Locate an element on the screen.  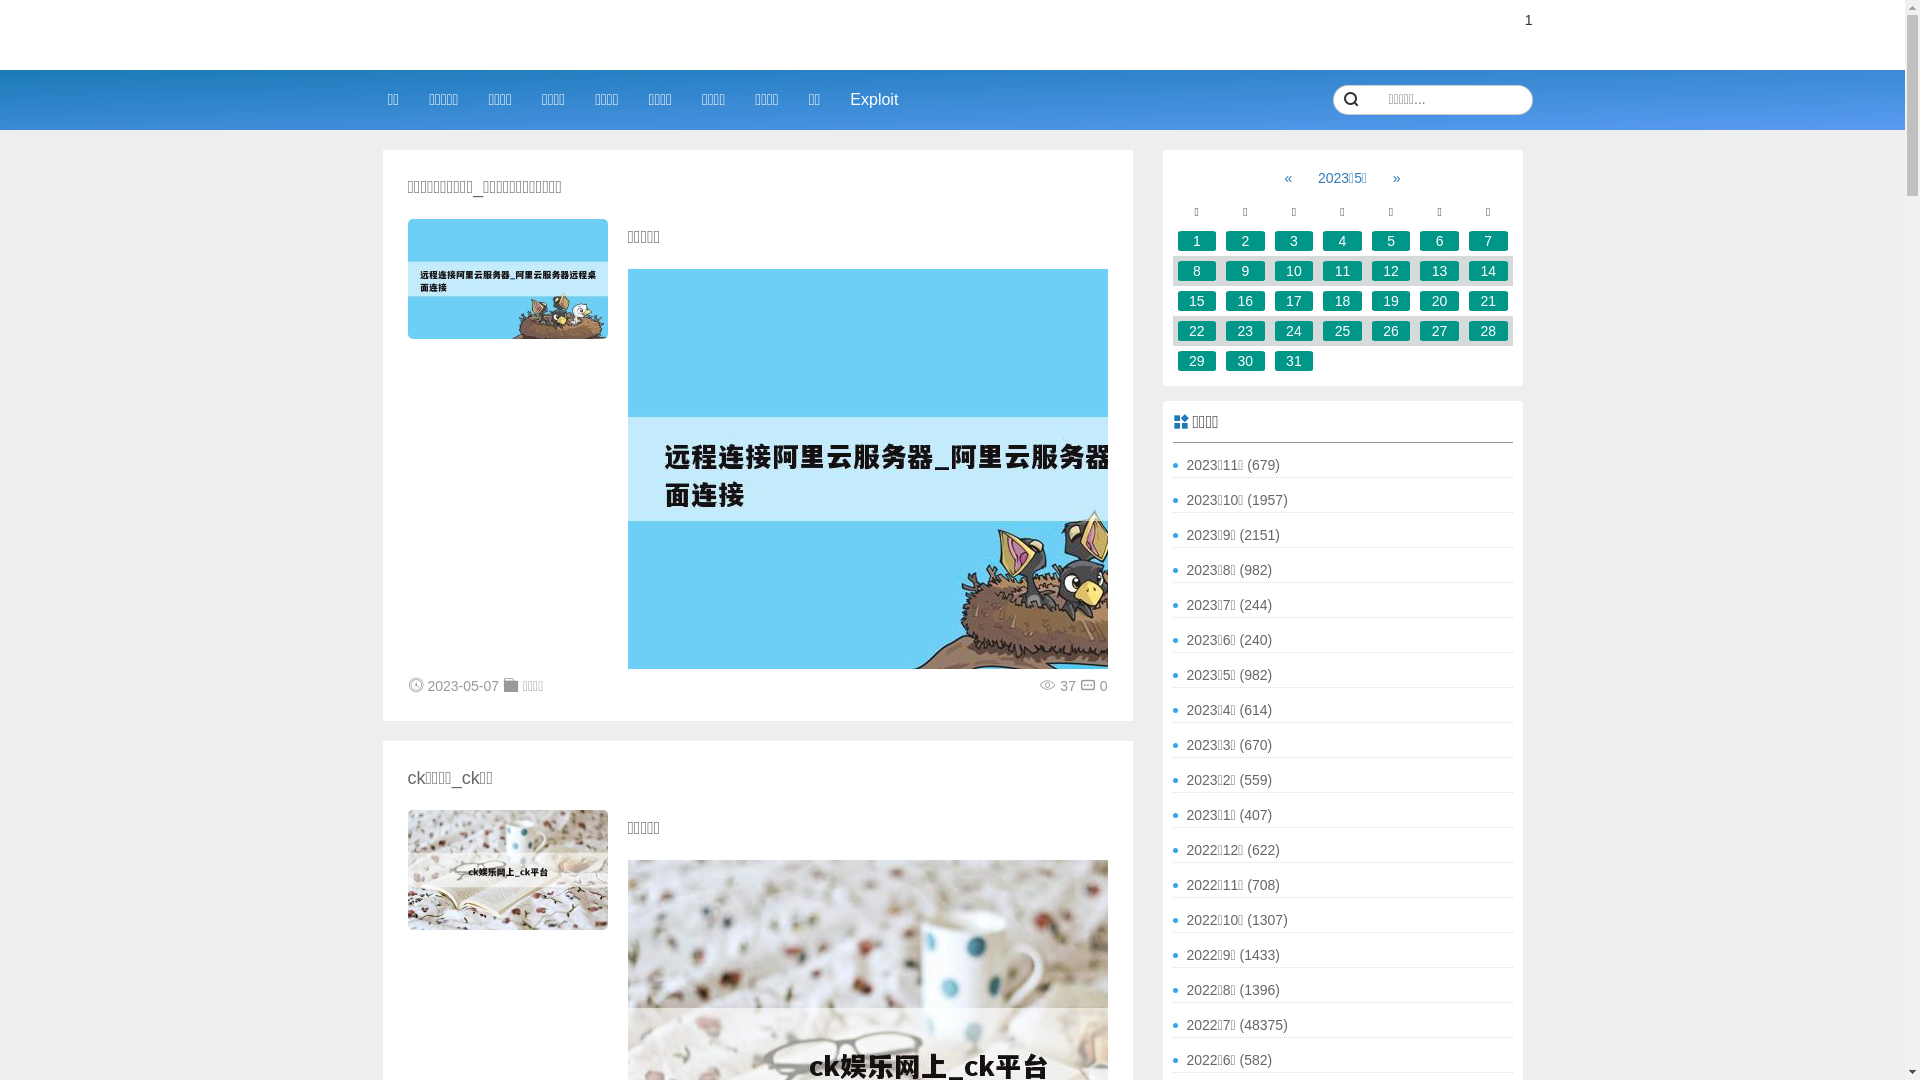
'15' is located at coordinates (1197, 300).